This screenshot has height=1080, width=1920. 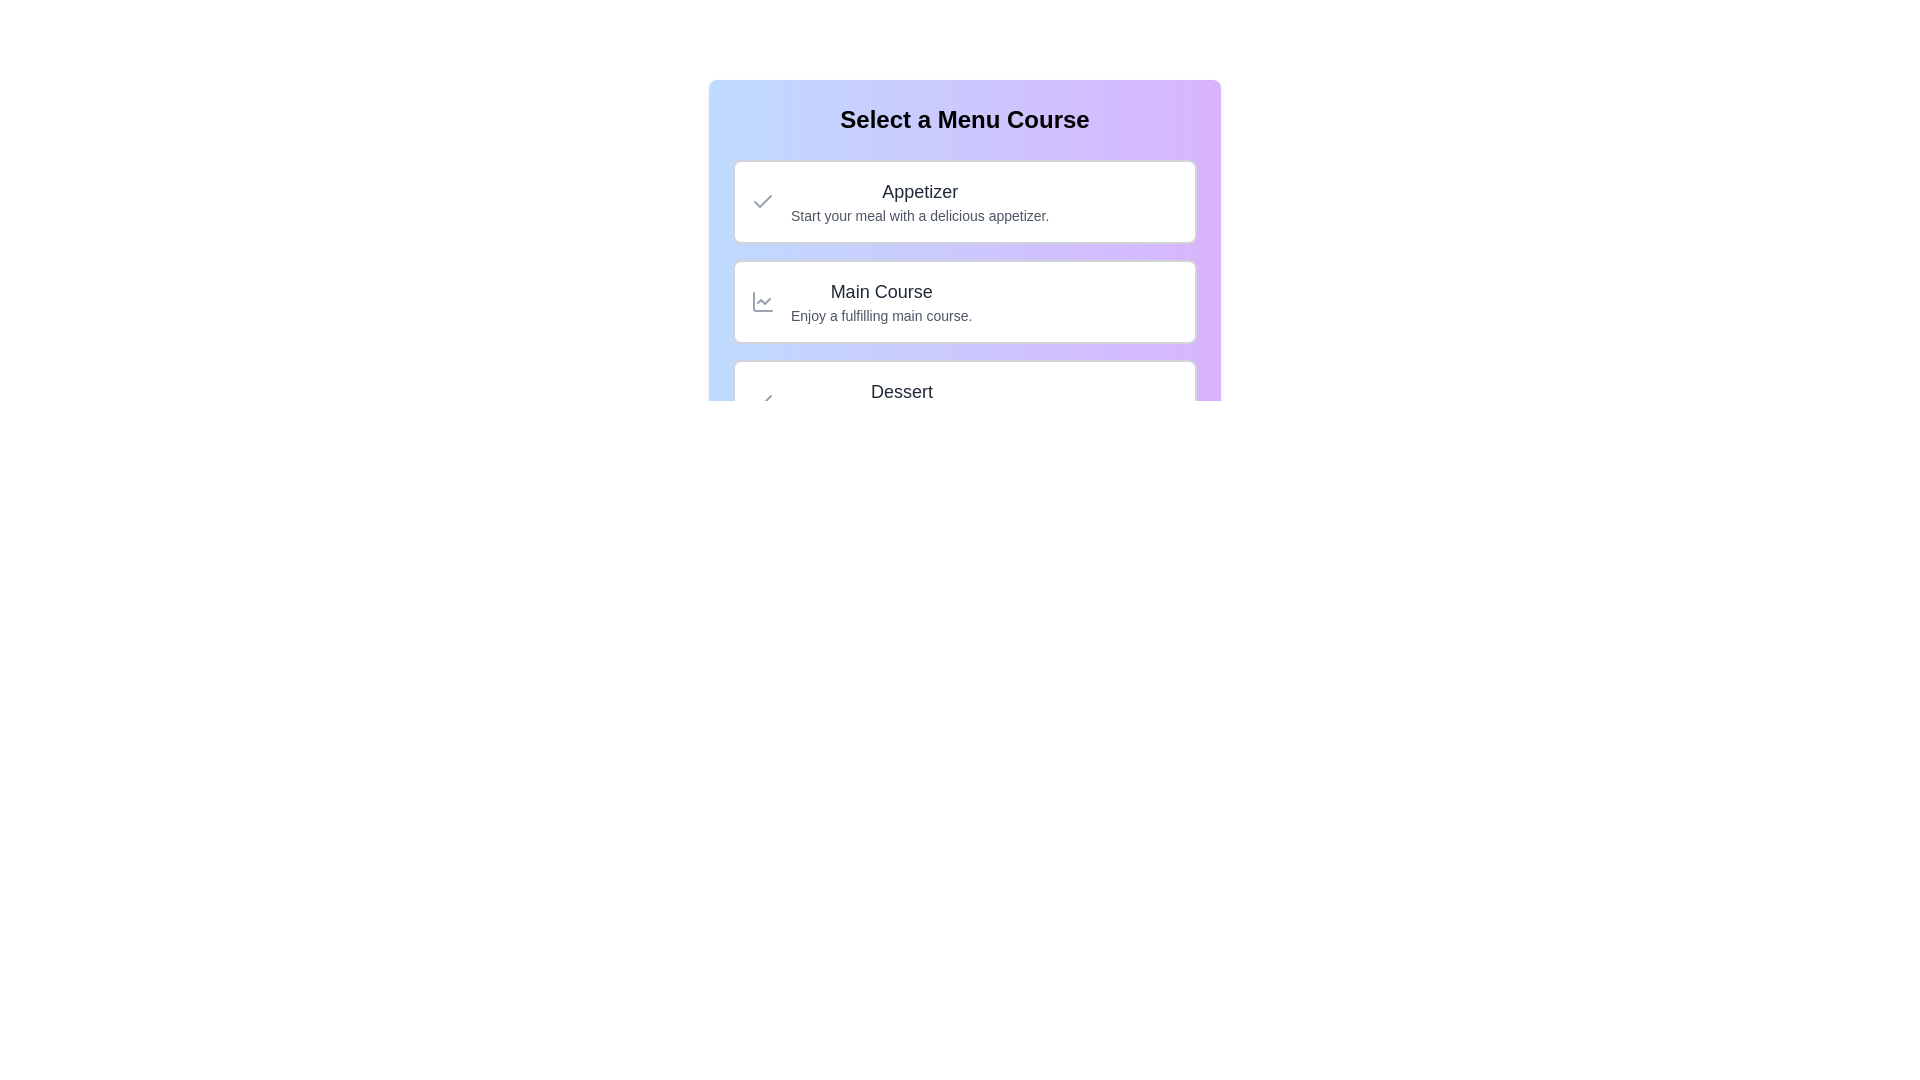 What do you see at coordinates (964, 401) in the screenshot?
I see `the selectable list item for dessert course in the menu, which is the third item in a vertically stacked menu list` at bounding box center [964, 401].